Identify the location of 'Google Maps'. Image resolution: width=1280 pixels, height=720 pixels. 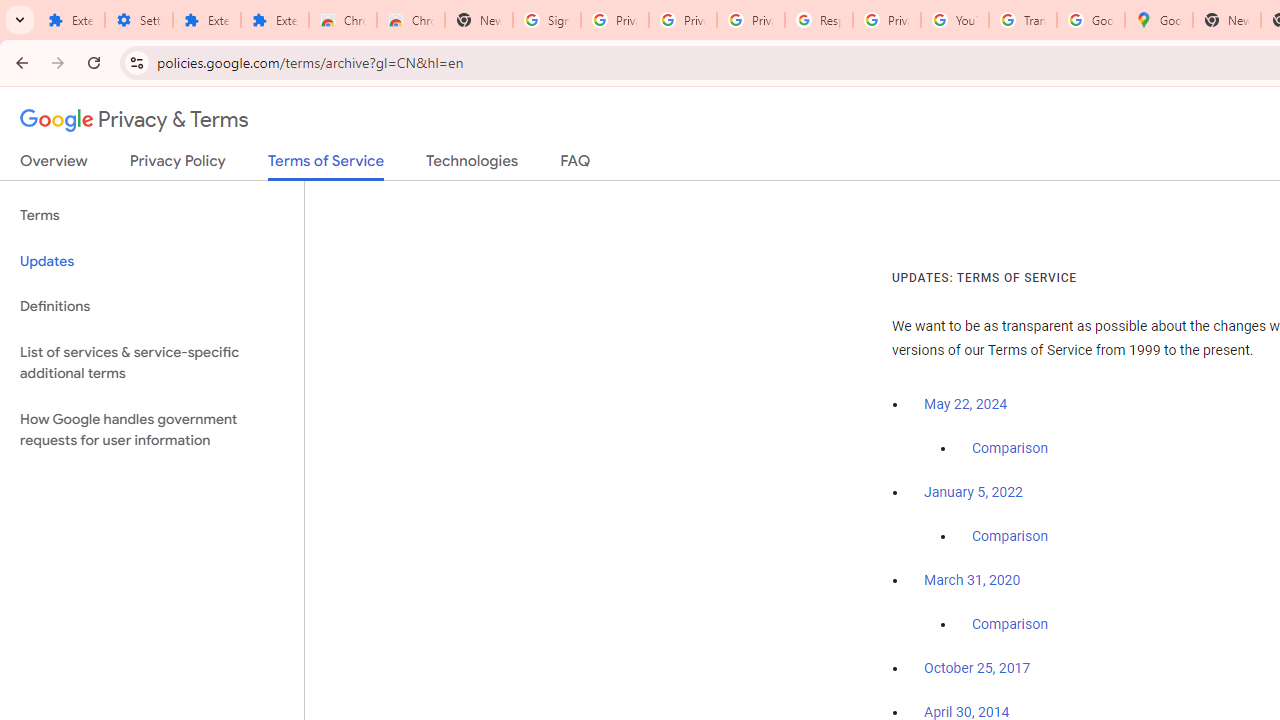
(1159, 20).